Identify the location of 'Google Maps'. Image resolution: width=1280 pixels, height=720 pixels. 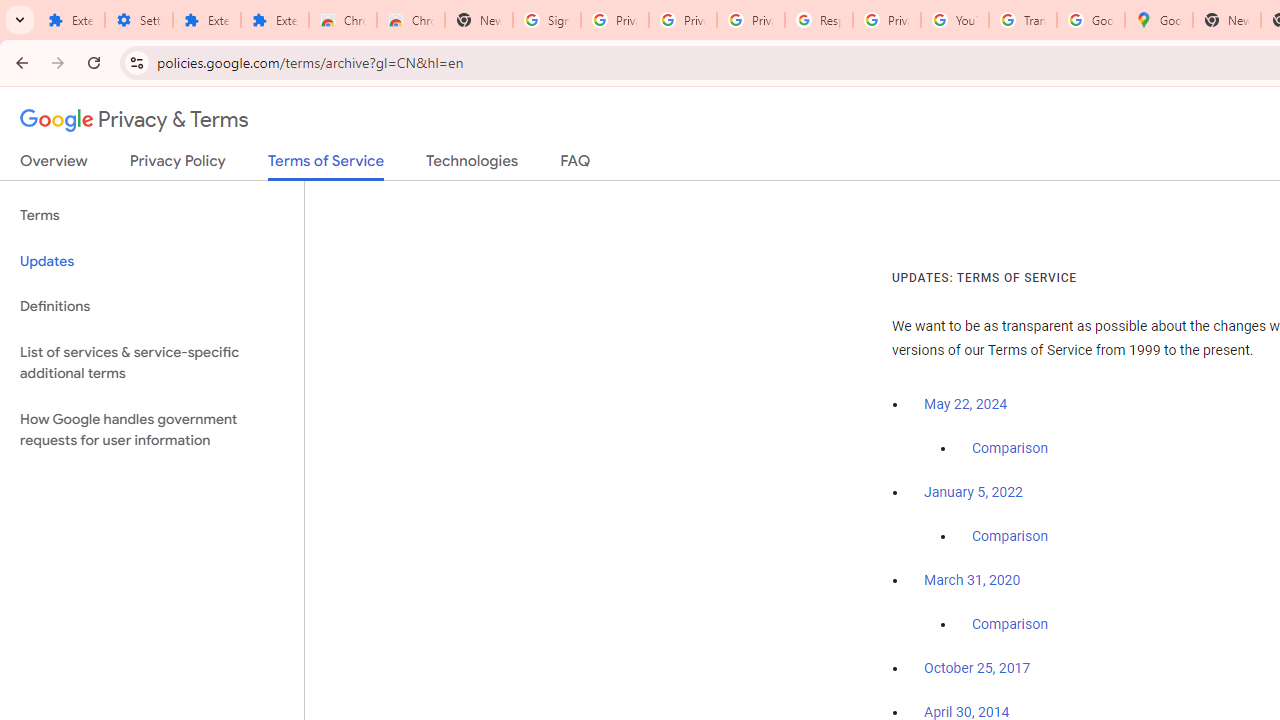
(1159, 20).